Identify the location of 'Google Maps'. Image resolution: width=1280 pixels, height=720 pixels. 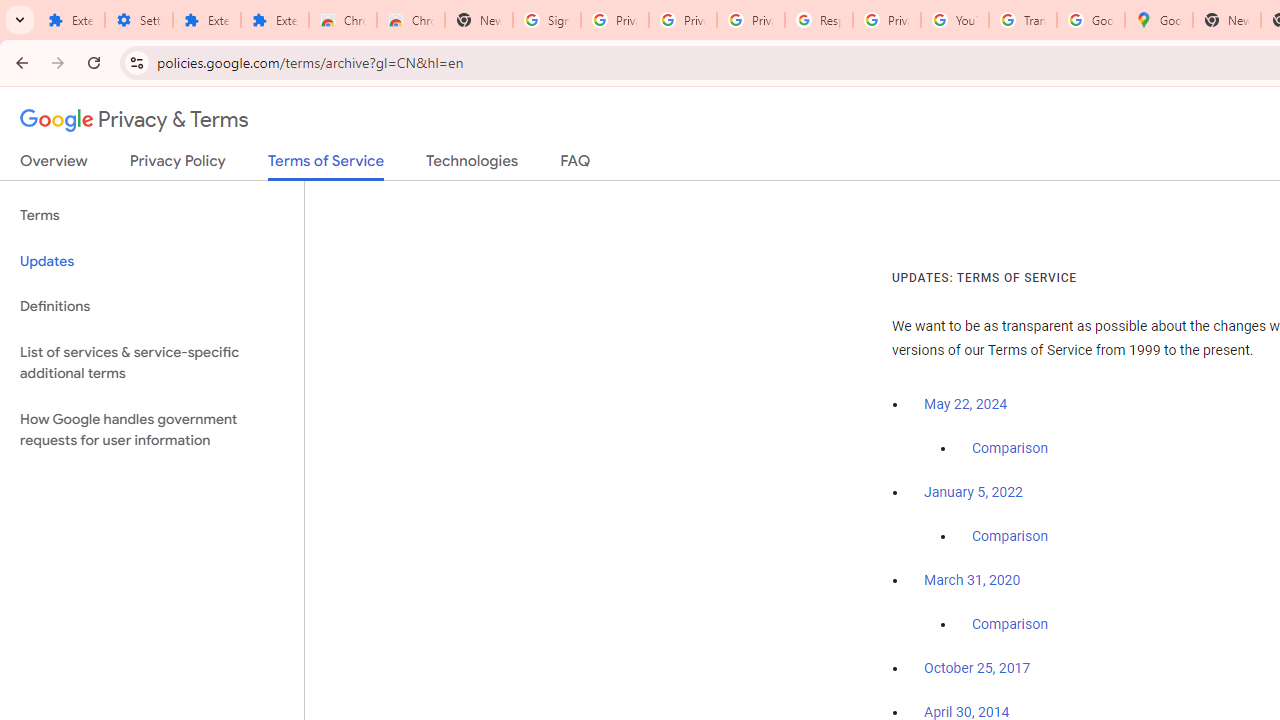
(1159, 20).